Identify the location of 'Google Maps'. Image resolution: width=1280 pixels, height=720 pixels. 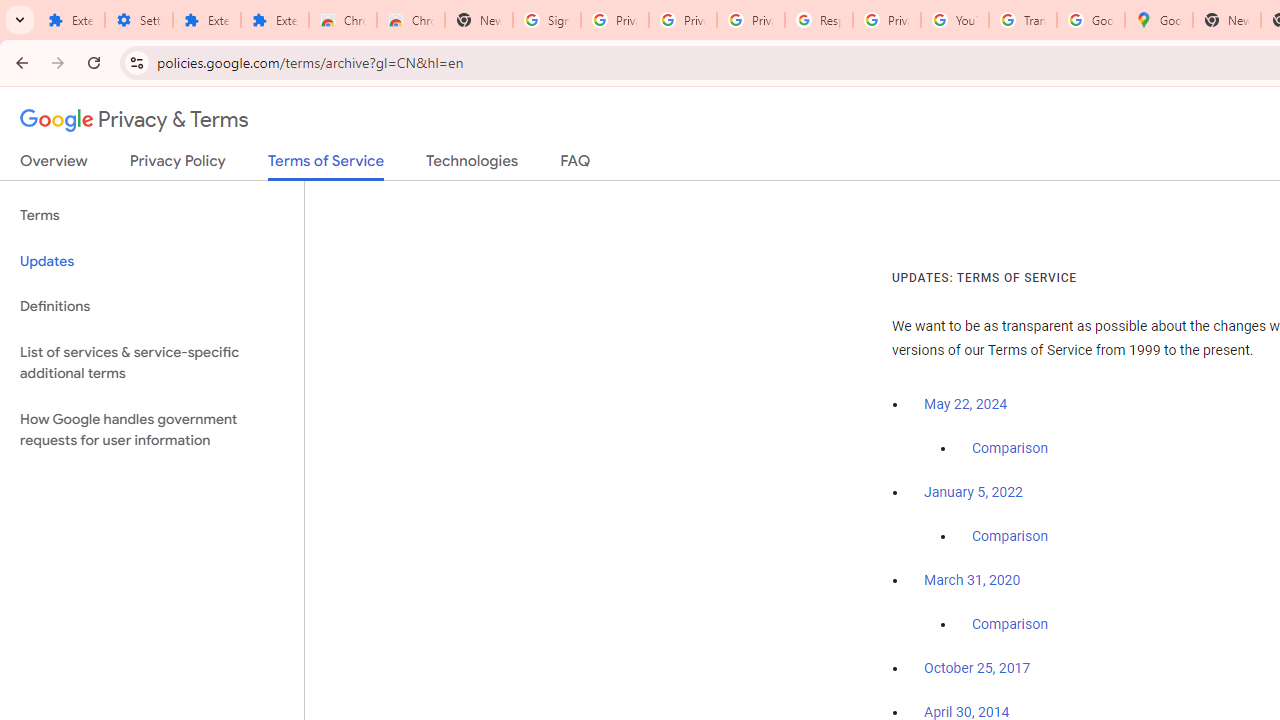
(1159, 20).